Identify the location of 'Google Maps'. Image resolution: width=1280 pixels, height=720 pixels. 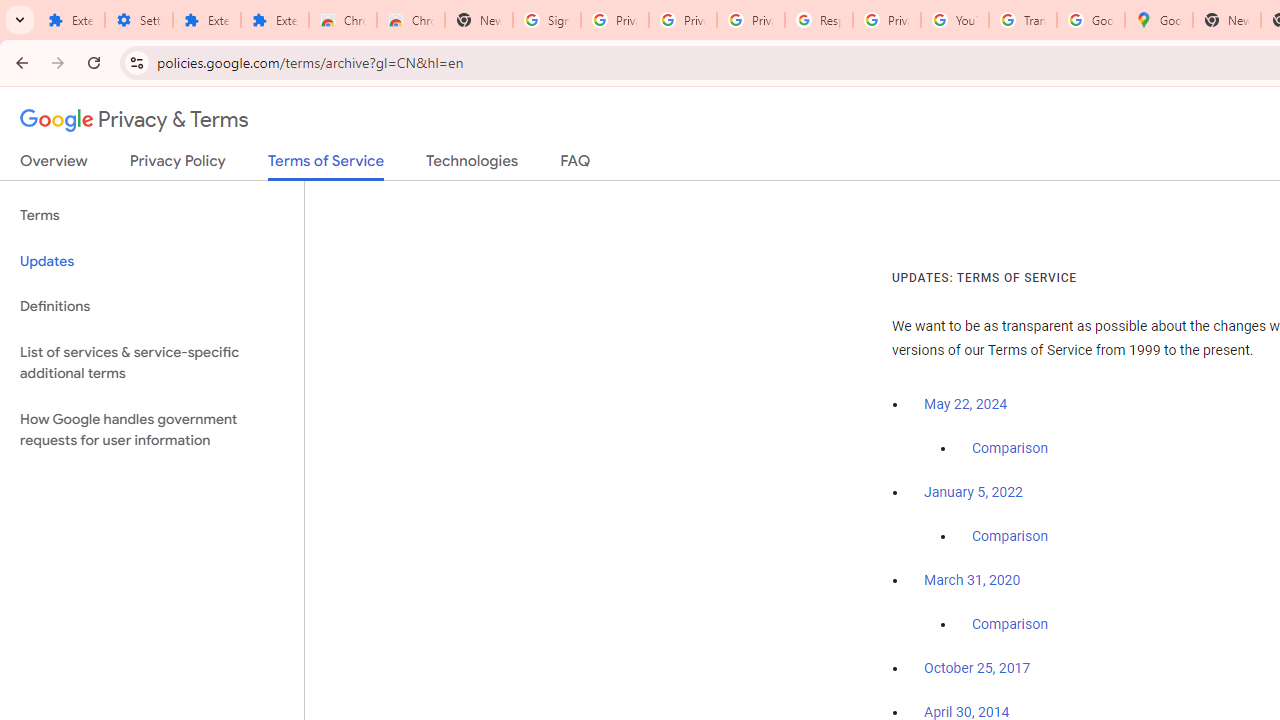
(1159, 20).